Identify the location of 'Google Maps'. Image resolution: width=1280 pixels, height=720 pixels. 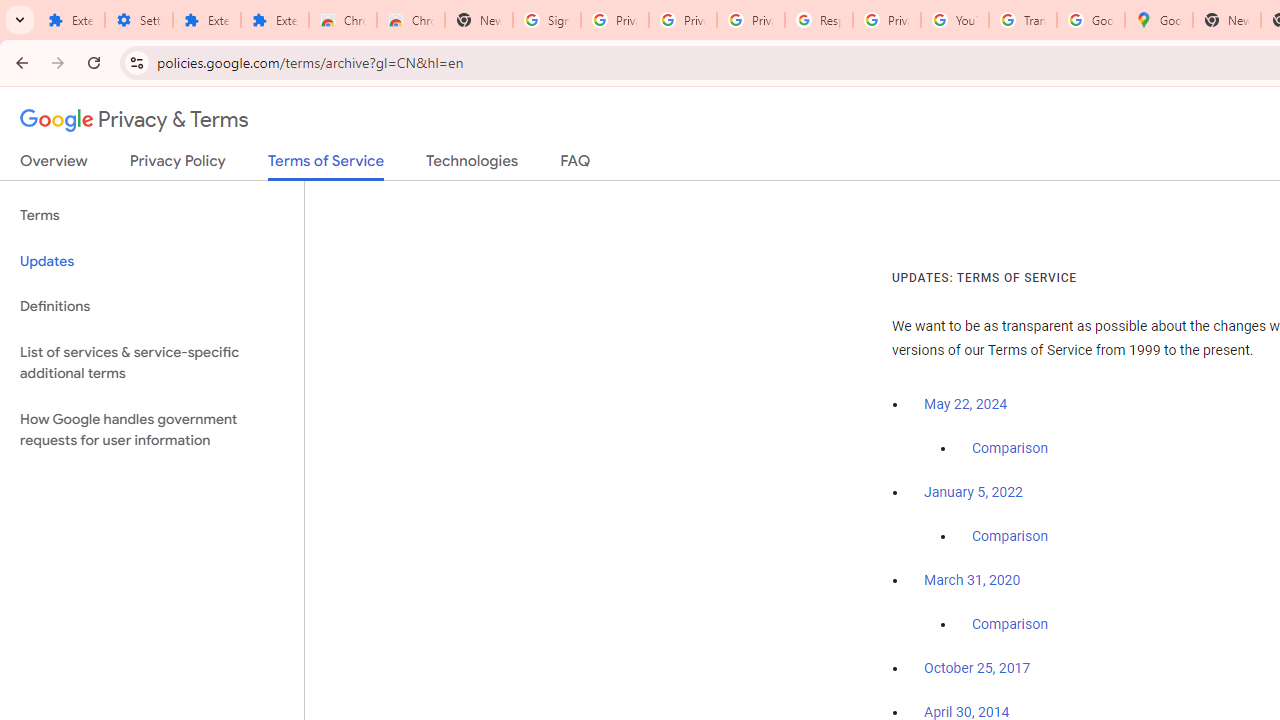
(1159, 20).